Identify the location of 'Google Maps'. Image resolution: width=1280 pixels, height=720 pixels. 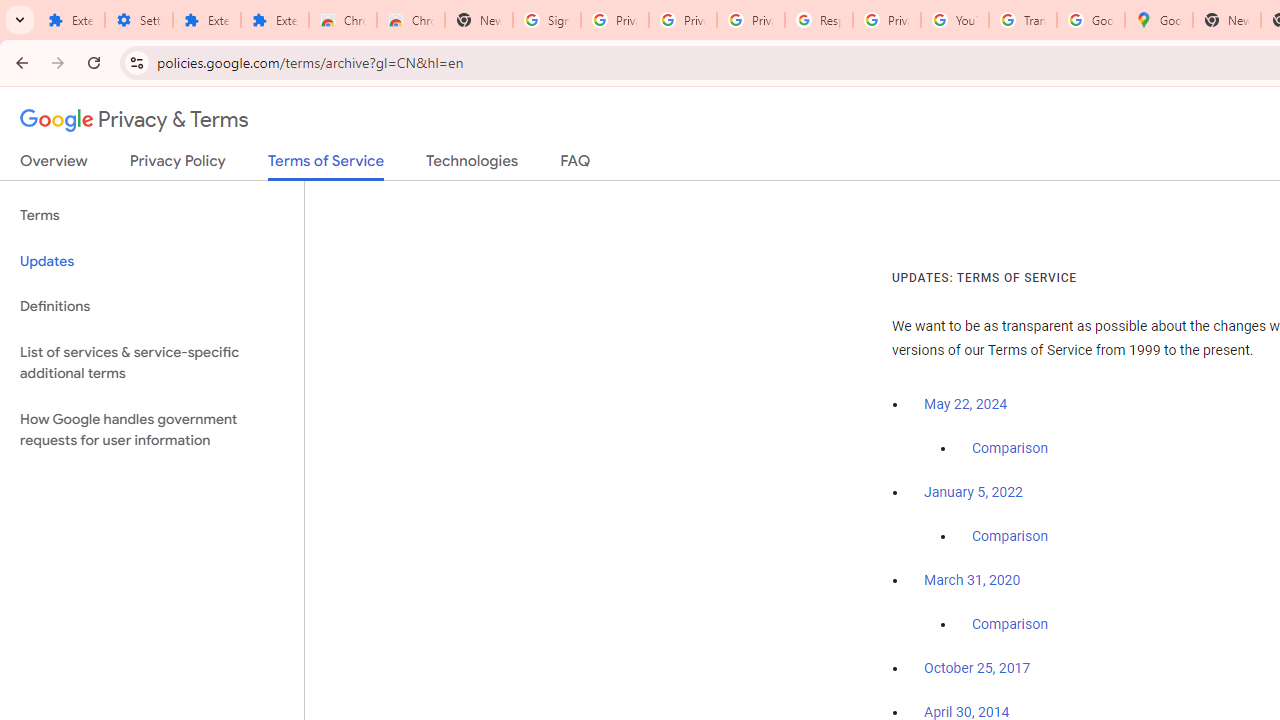
(1159, 20).